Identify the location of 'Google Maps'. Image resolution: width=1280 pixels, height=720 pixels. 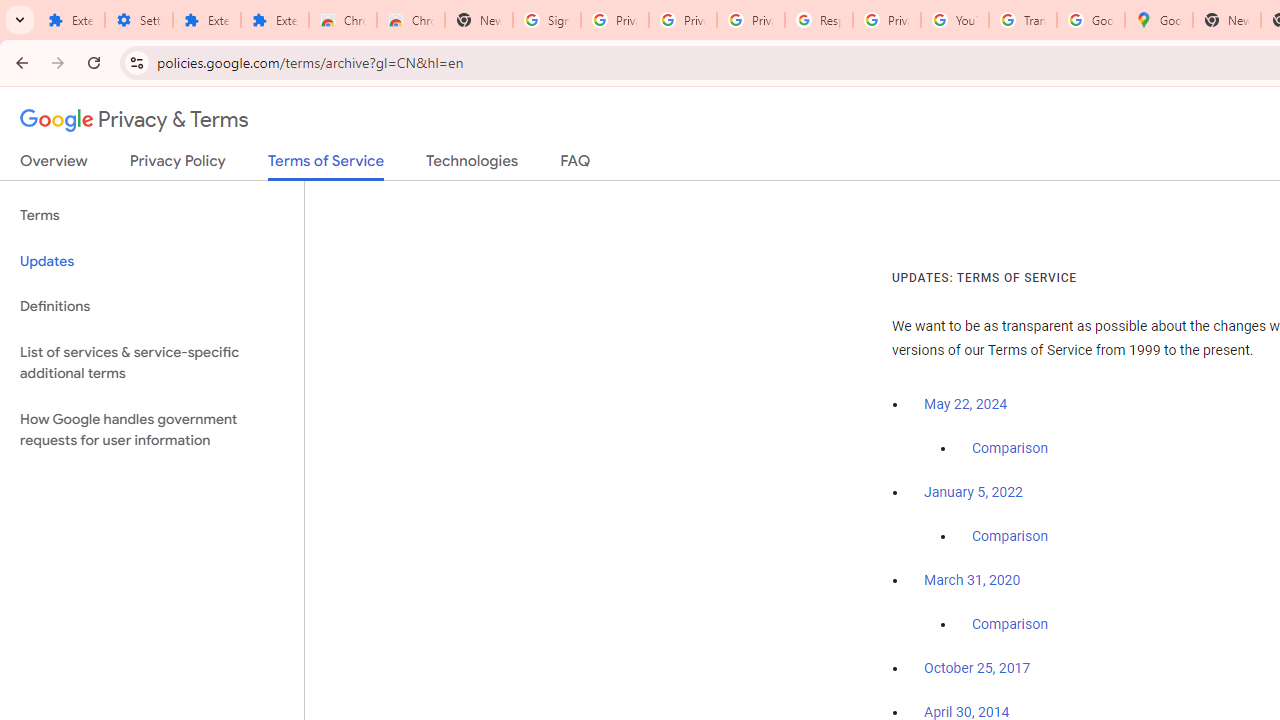
(1159, 20).